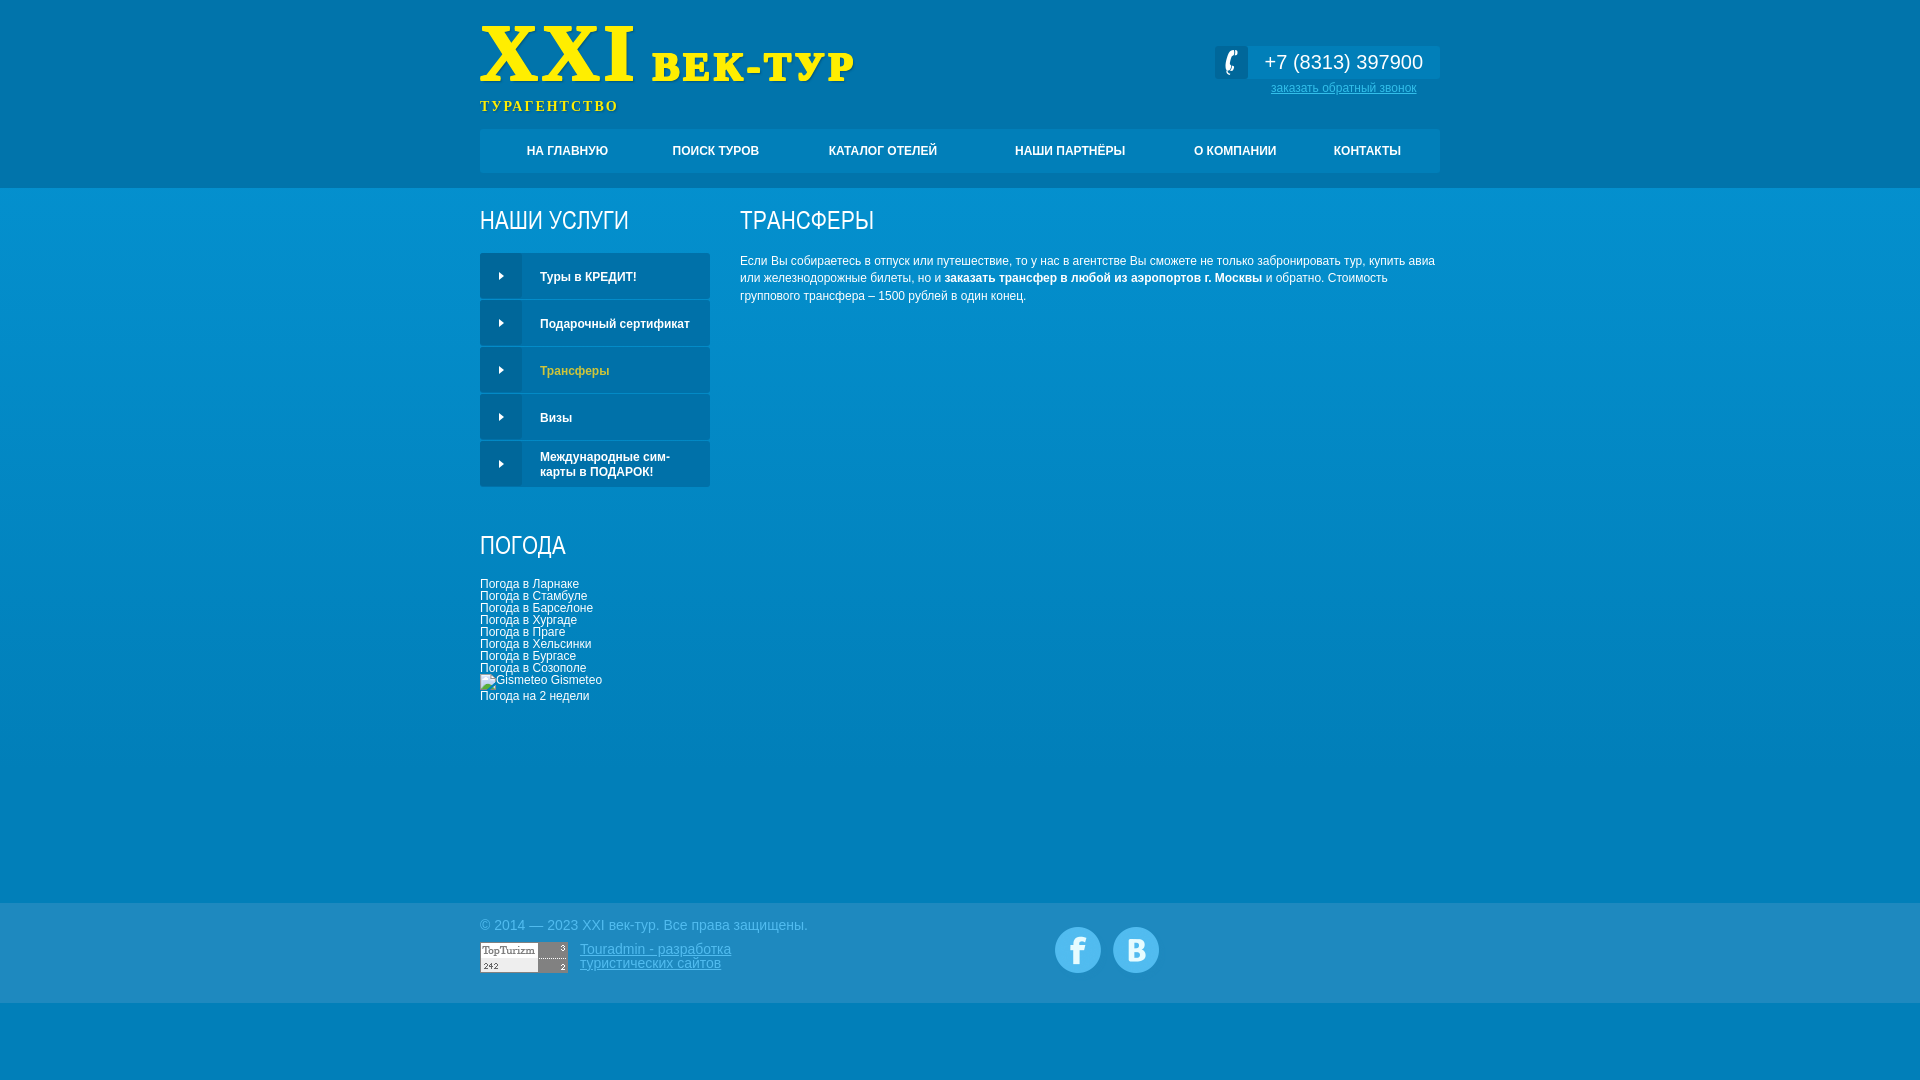 This screenshot has height=1080, width=1920. What do you see at coordinates (541, 678) in the screenshot?
I see `'Gismeteo'` at bounding box center [541, 678].